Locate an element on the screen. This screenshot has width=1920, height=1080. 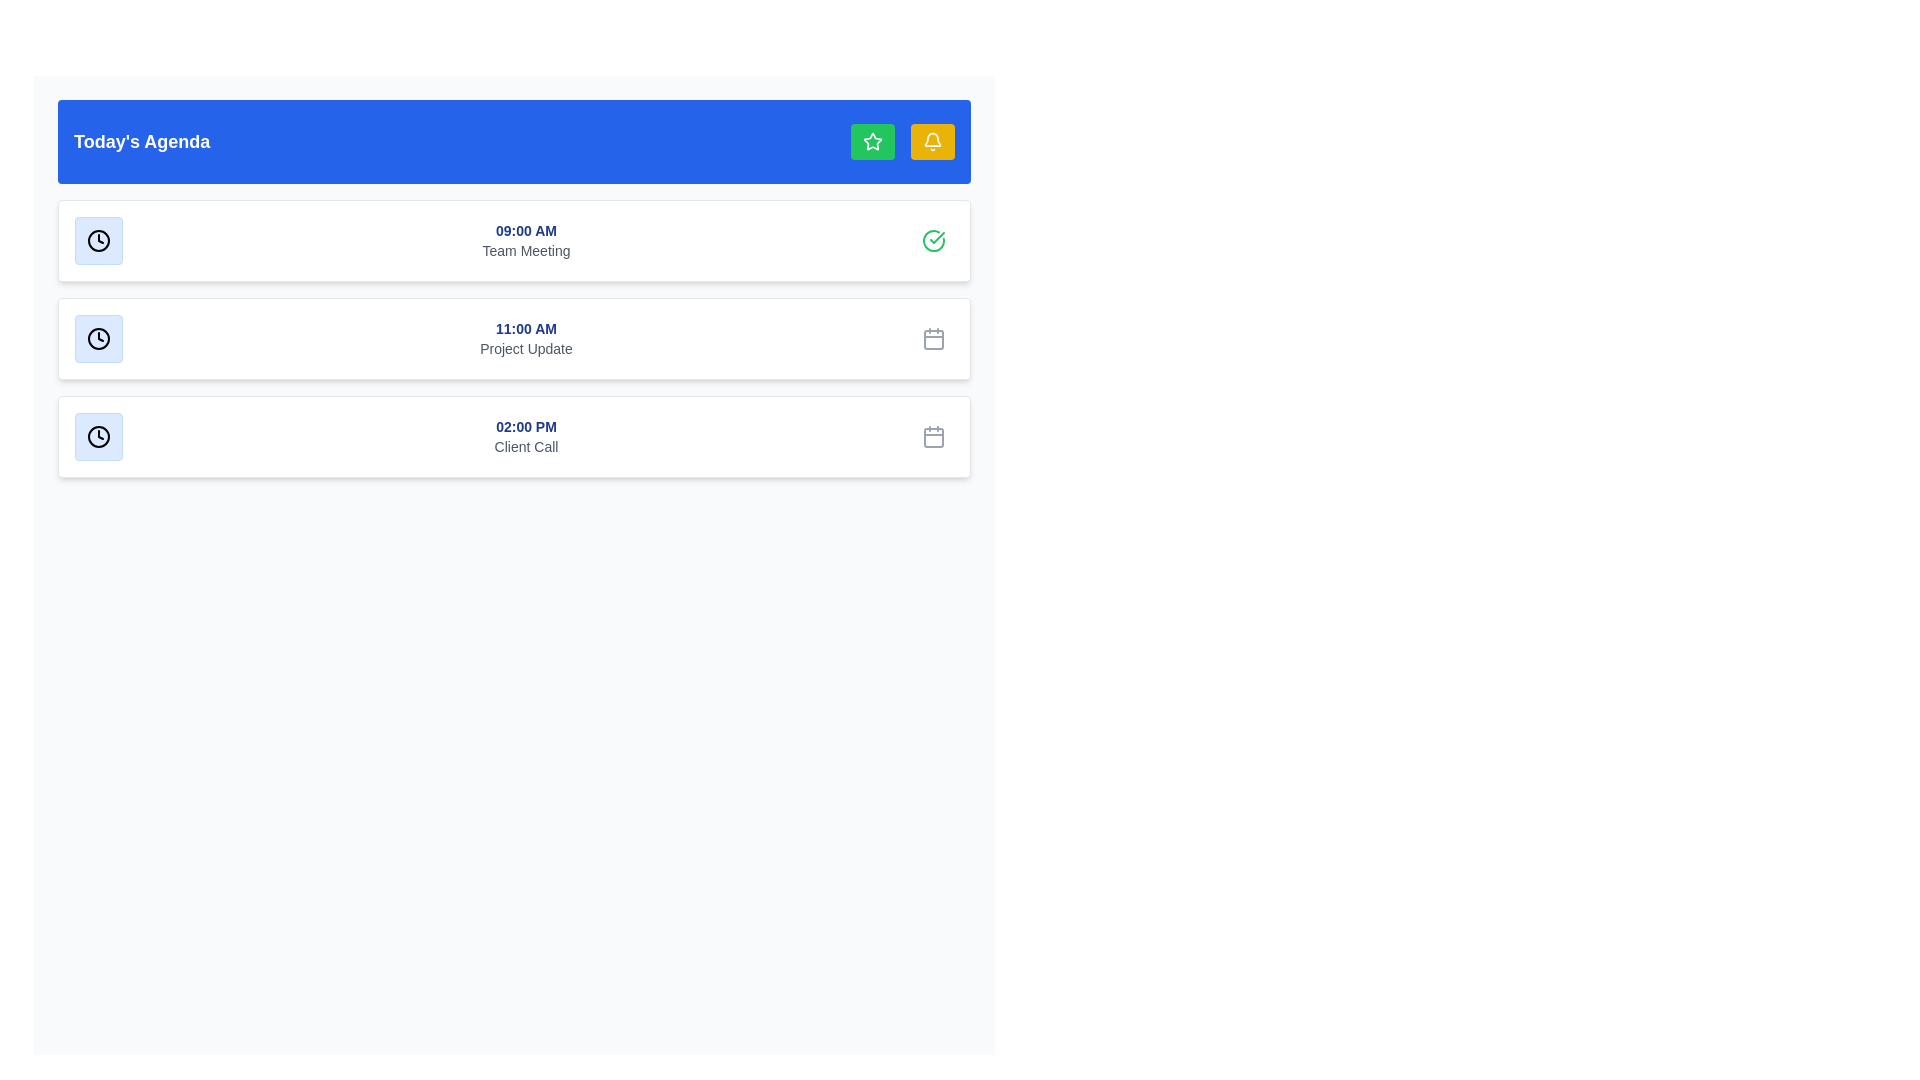
information displayed in the text label showing '11:00 AM', which is styled in a small, bold, blue font and represents a time in the schedule is located at coordinates (526, 327).